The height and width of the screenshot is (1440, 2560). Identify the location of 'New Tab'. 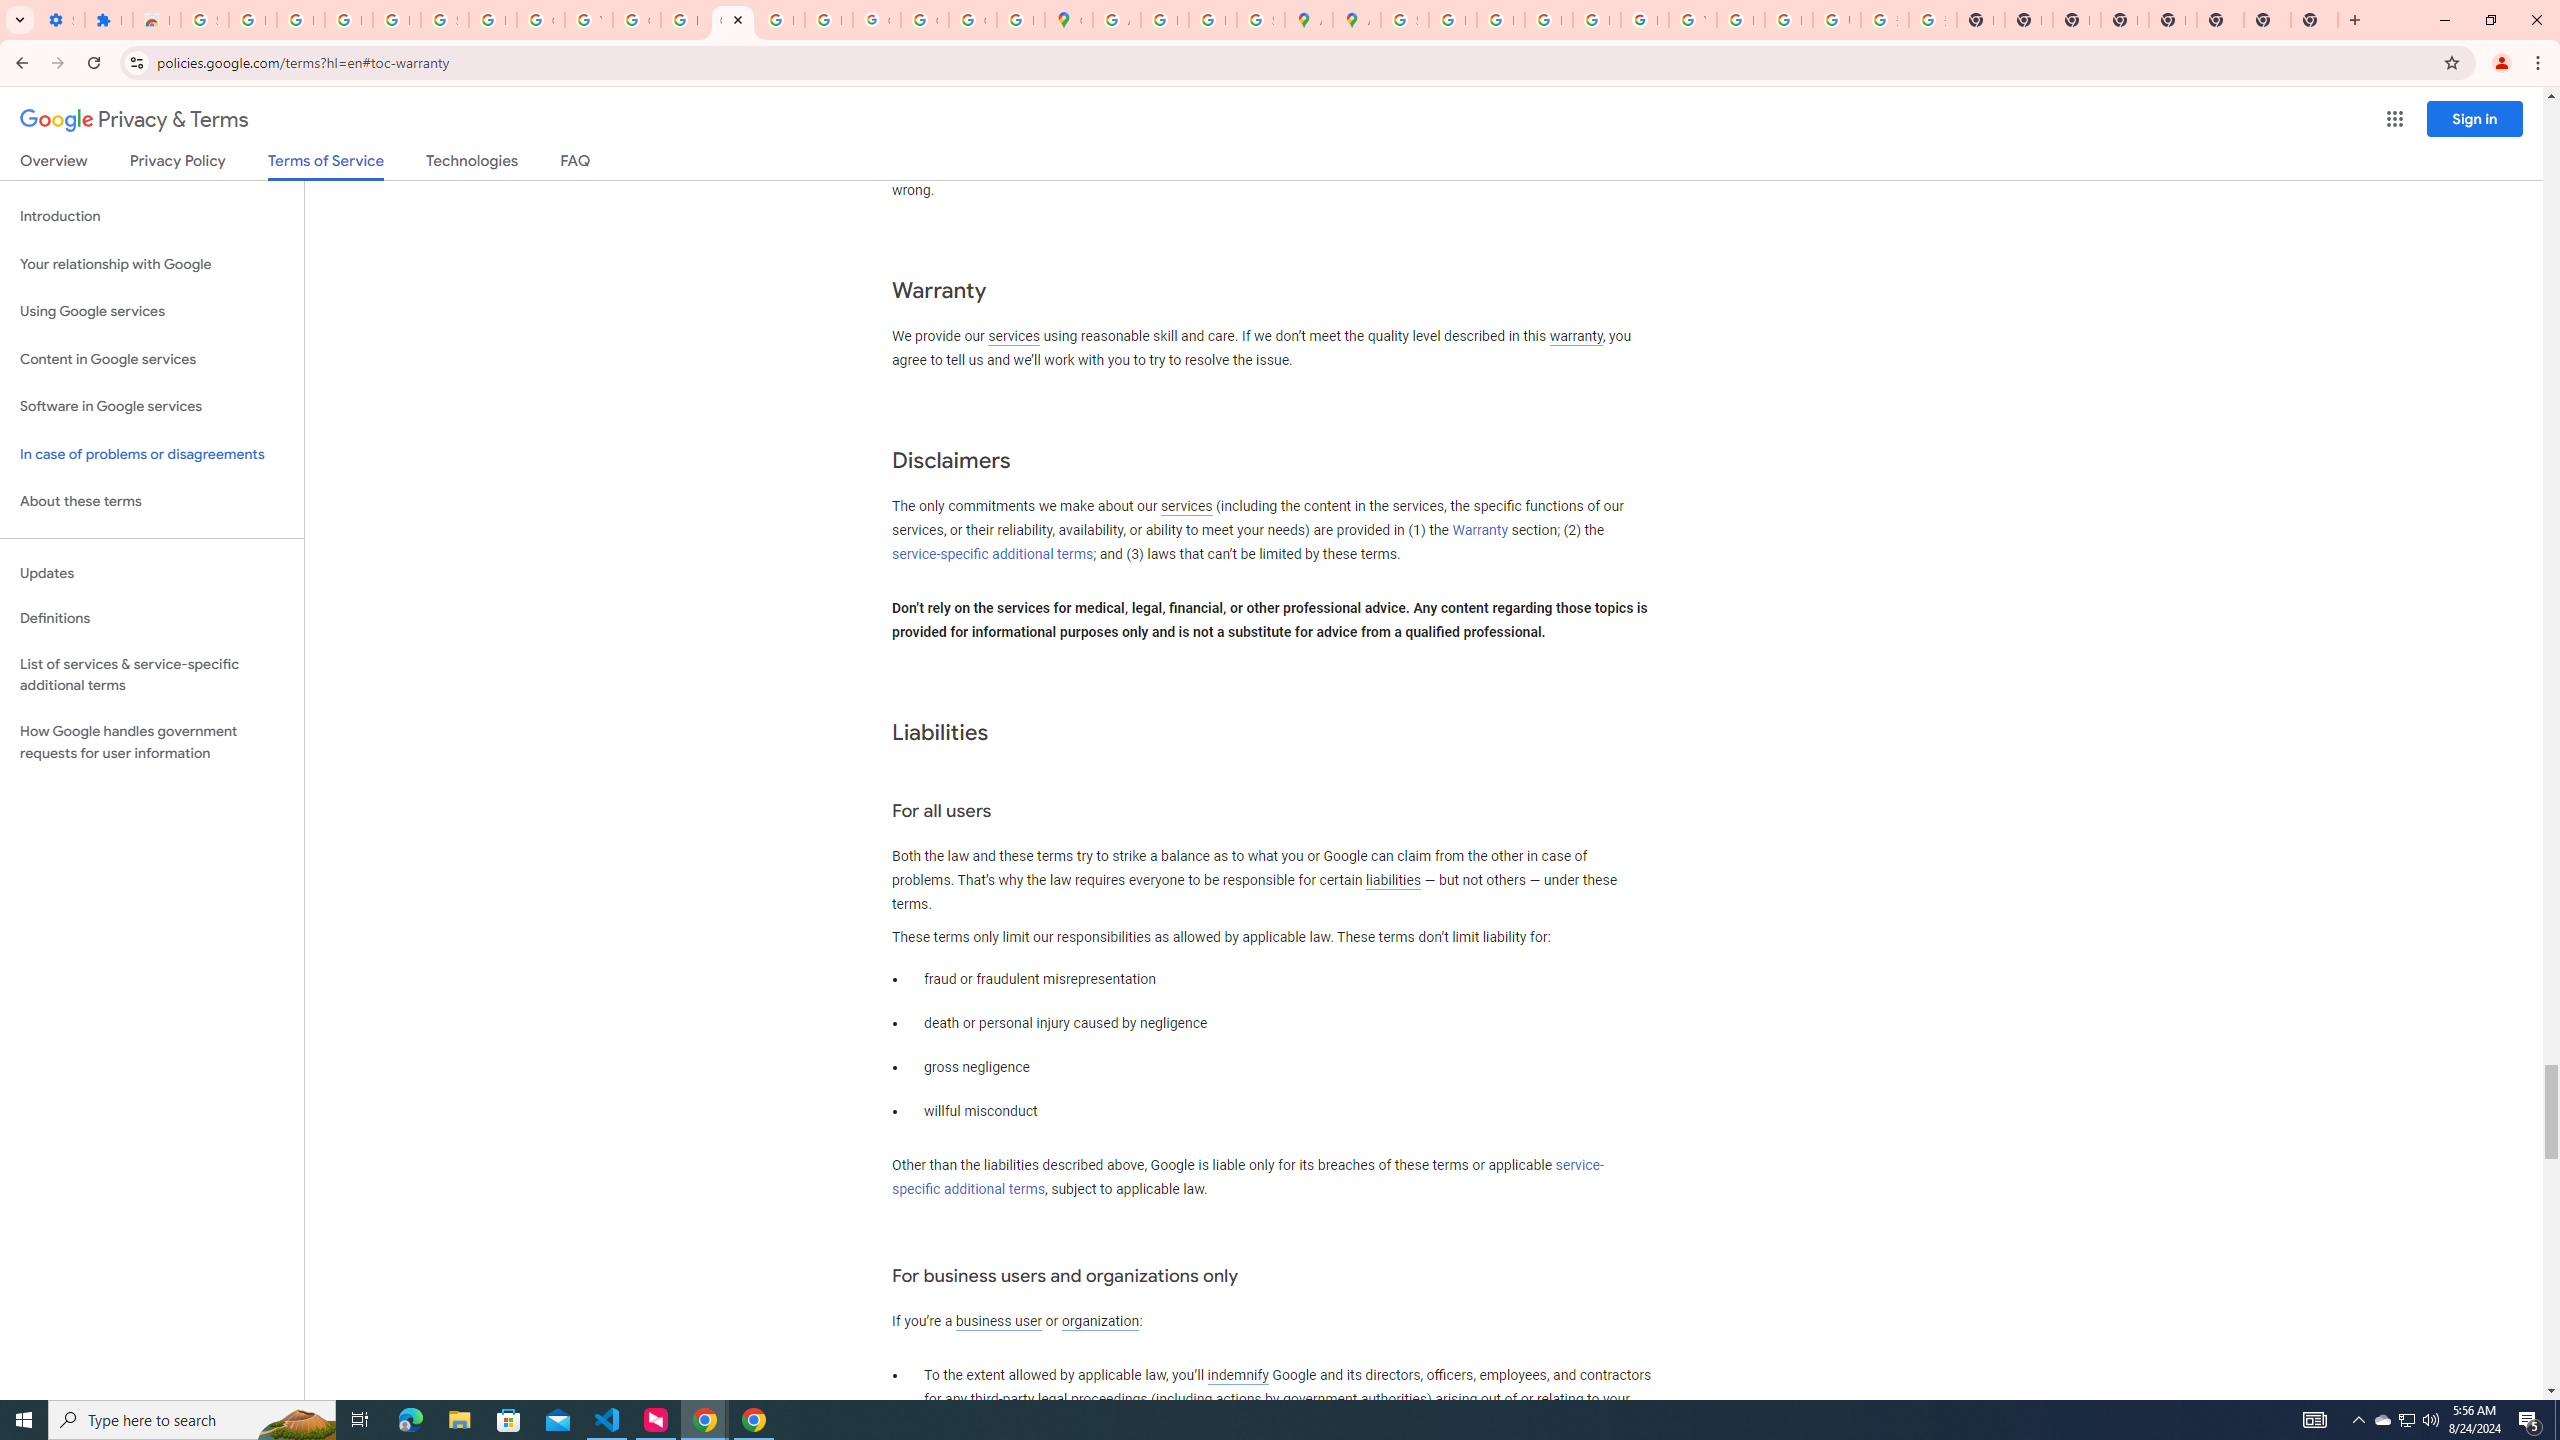
(2266, 19).